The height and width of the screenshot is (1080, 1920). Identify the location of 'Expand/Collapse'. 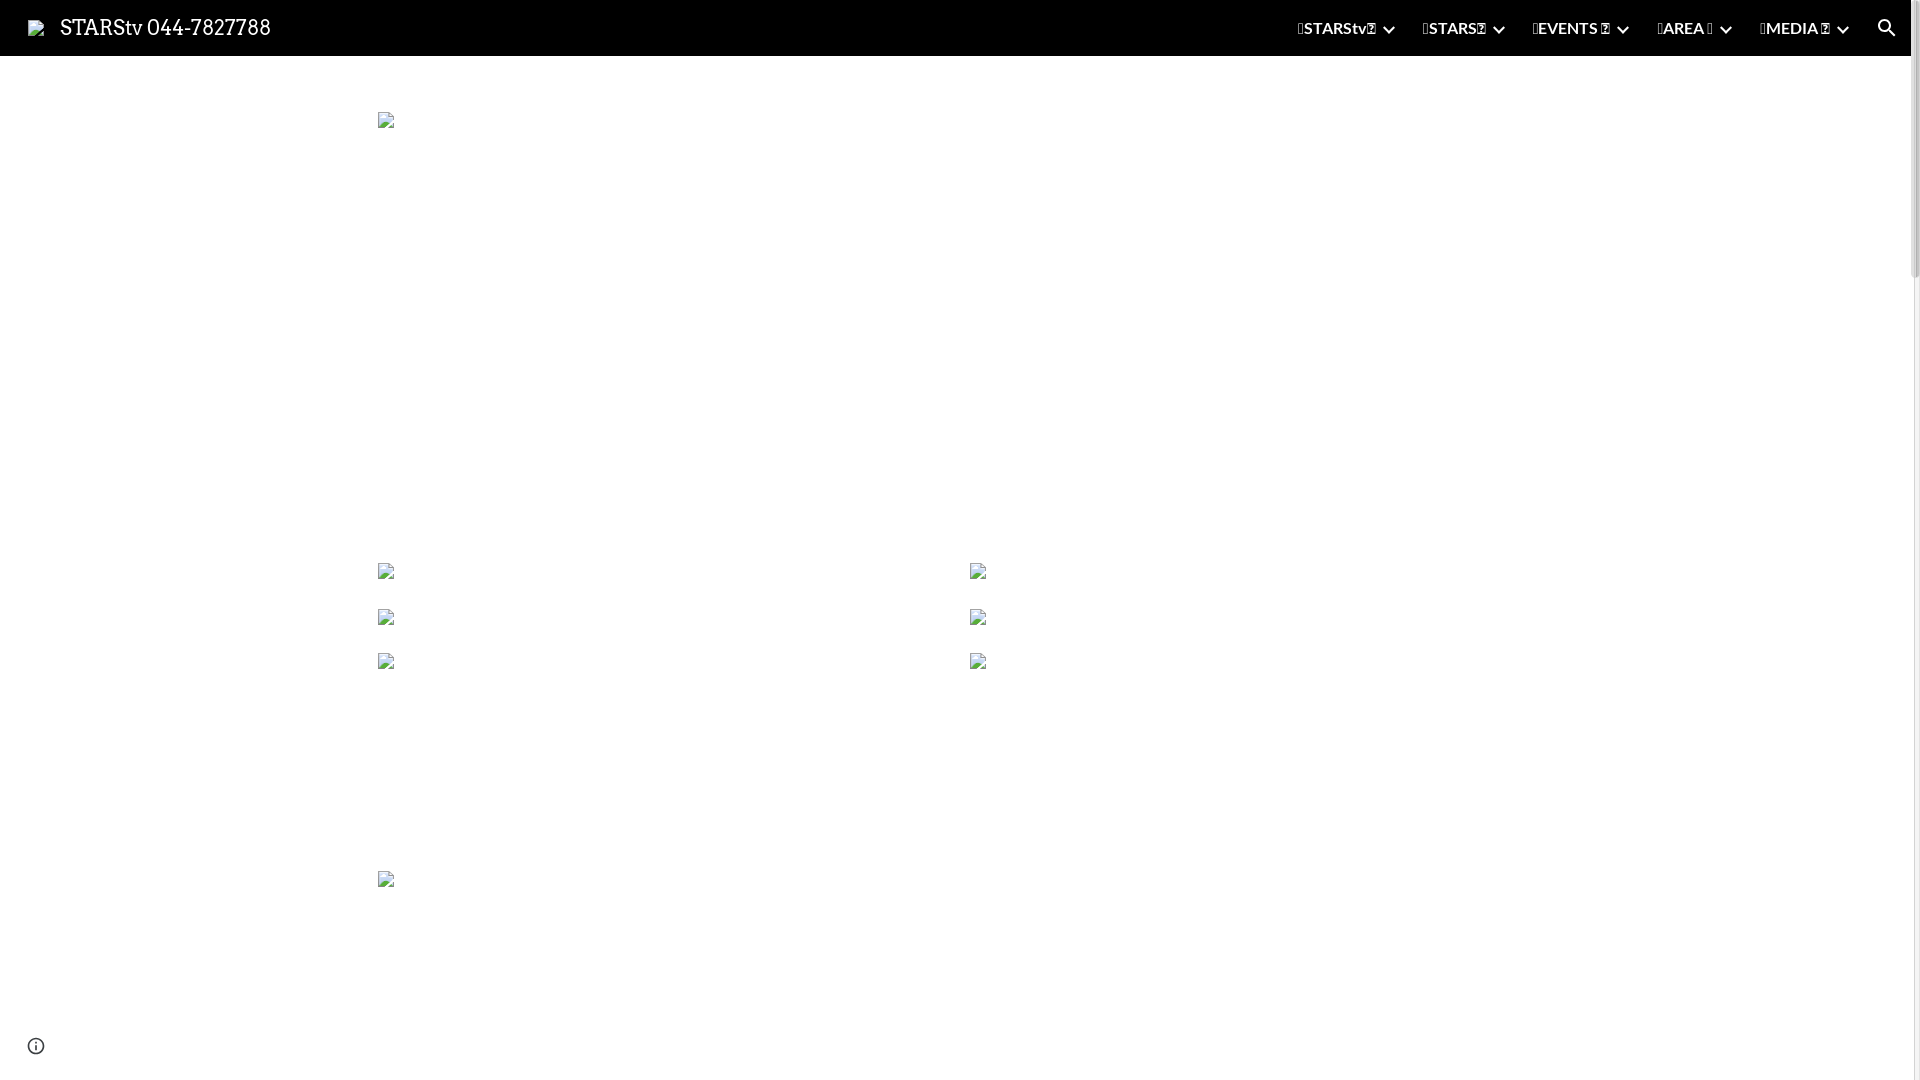
(1622, 27).